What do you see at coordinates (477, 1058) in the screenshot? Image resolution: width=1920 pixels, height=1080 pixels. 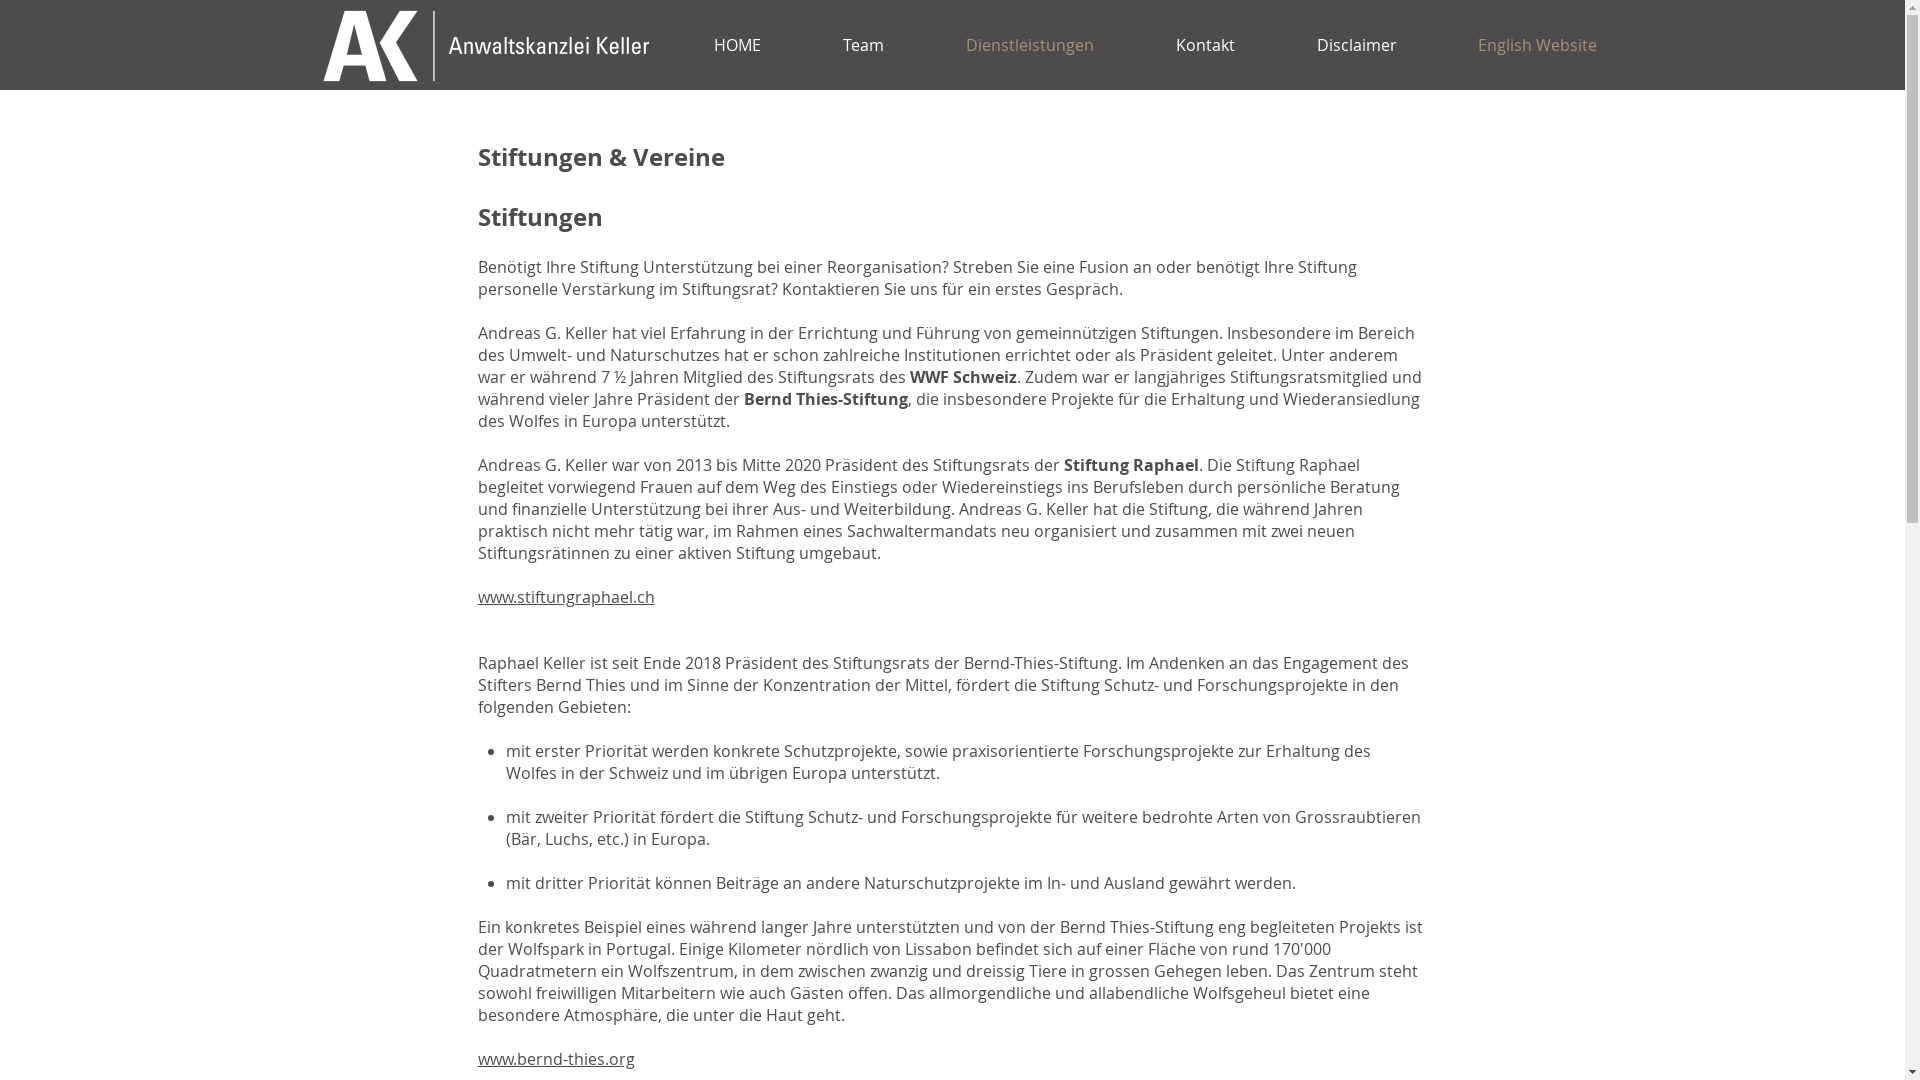 I see `'www.bernd-thies.org'` at bounding box center [477, 1058].